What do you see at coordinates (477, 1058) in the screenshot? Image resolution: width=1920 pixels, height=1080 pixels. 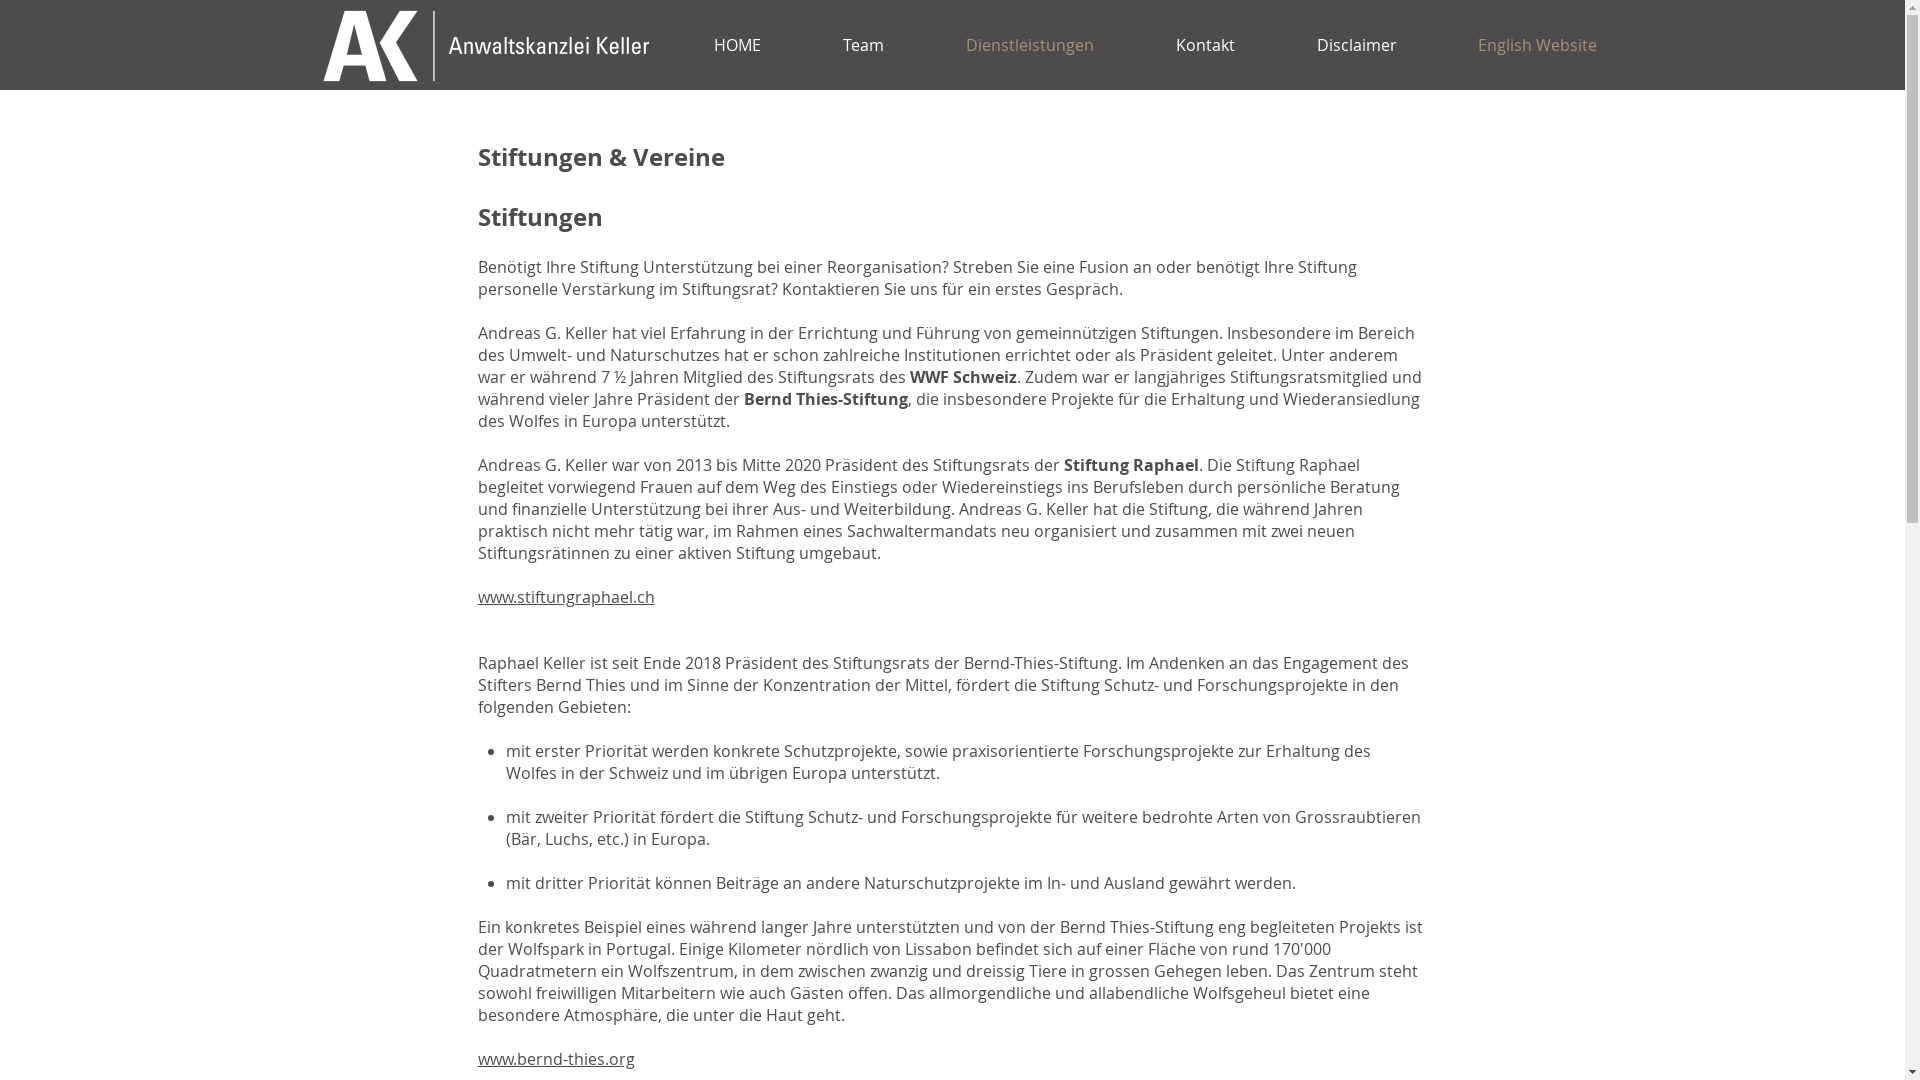 I see `'www.bernd-thies.org'` at bounding box center [477, 1058].